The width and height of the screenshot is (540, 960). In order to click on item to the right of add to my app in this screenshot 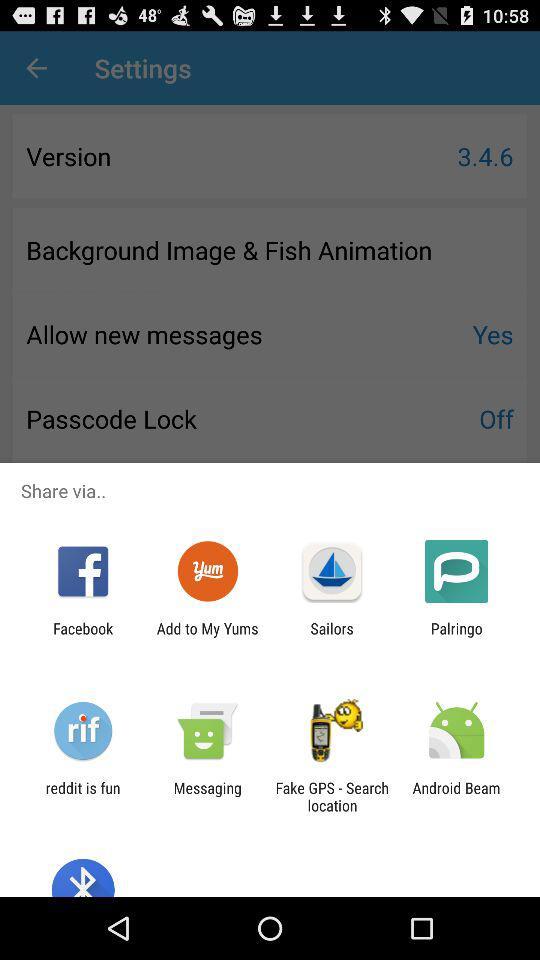, I will do `click(332, 636)`.